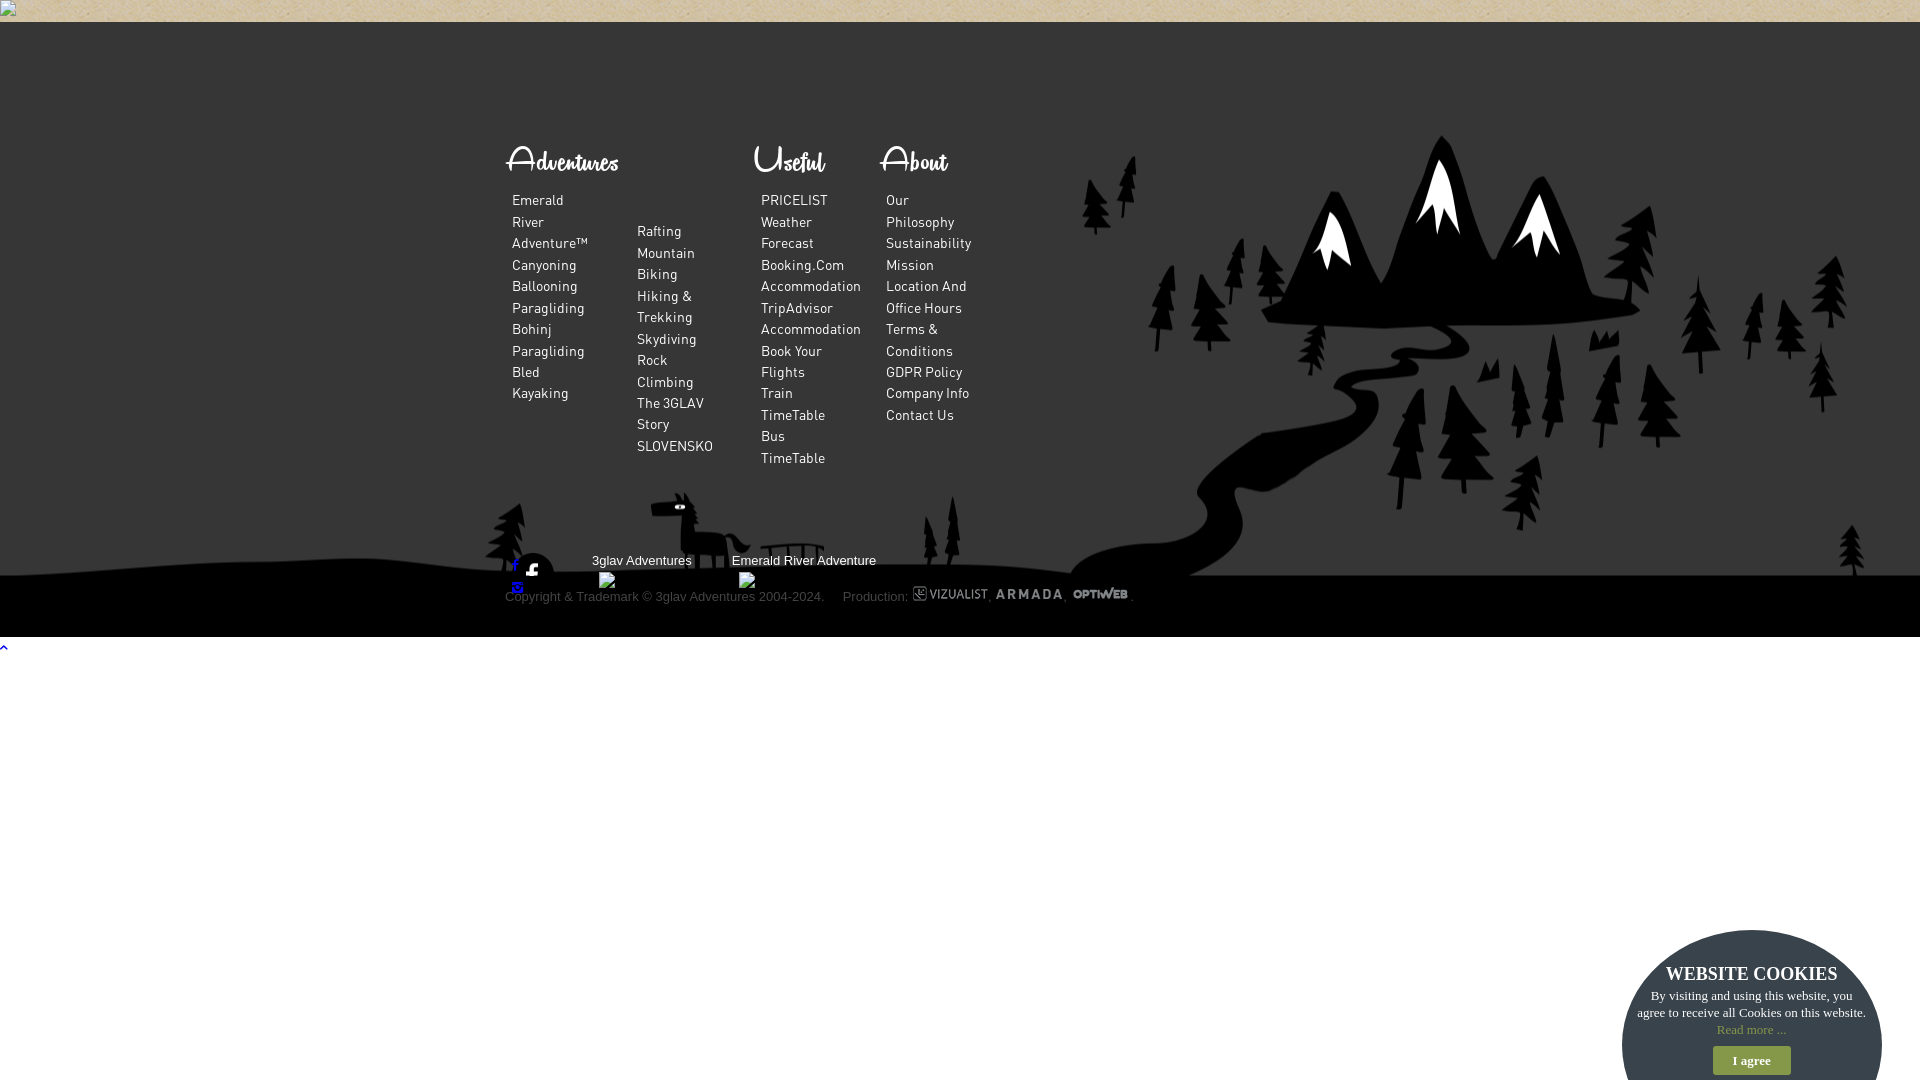 This screenshot has height=1080, width=1920. I want to click on 'Scroll to top', so click(0, 647).